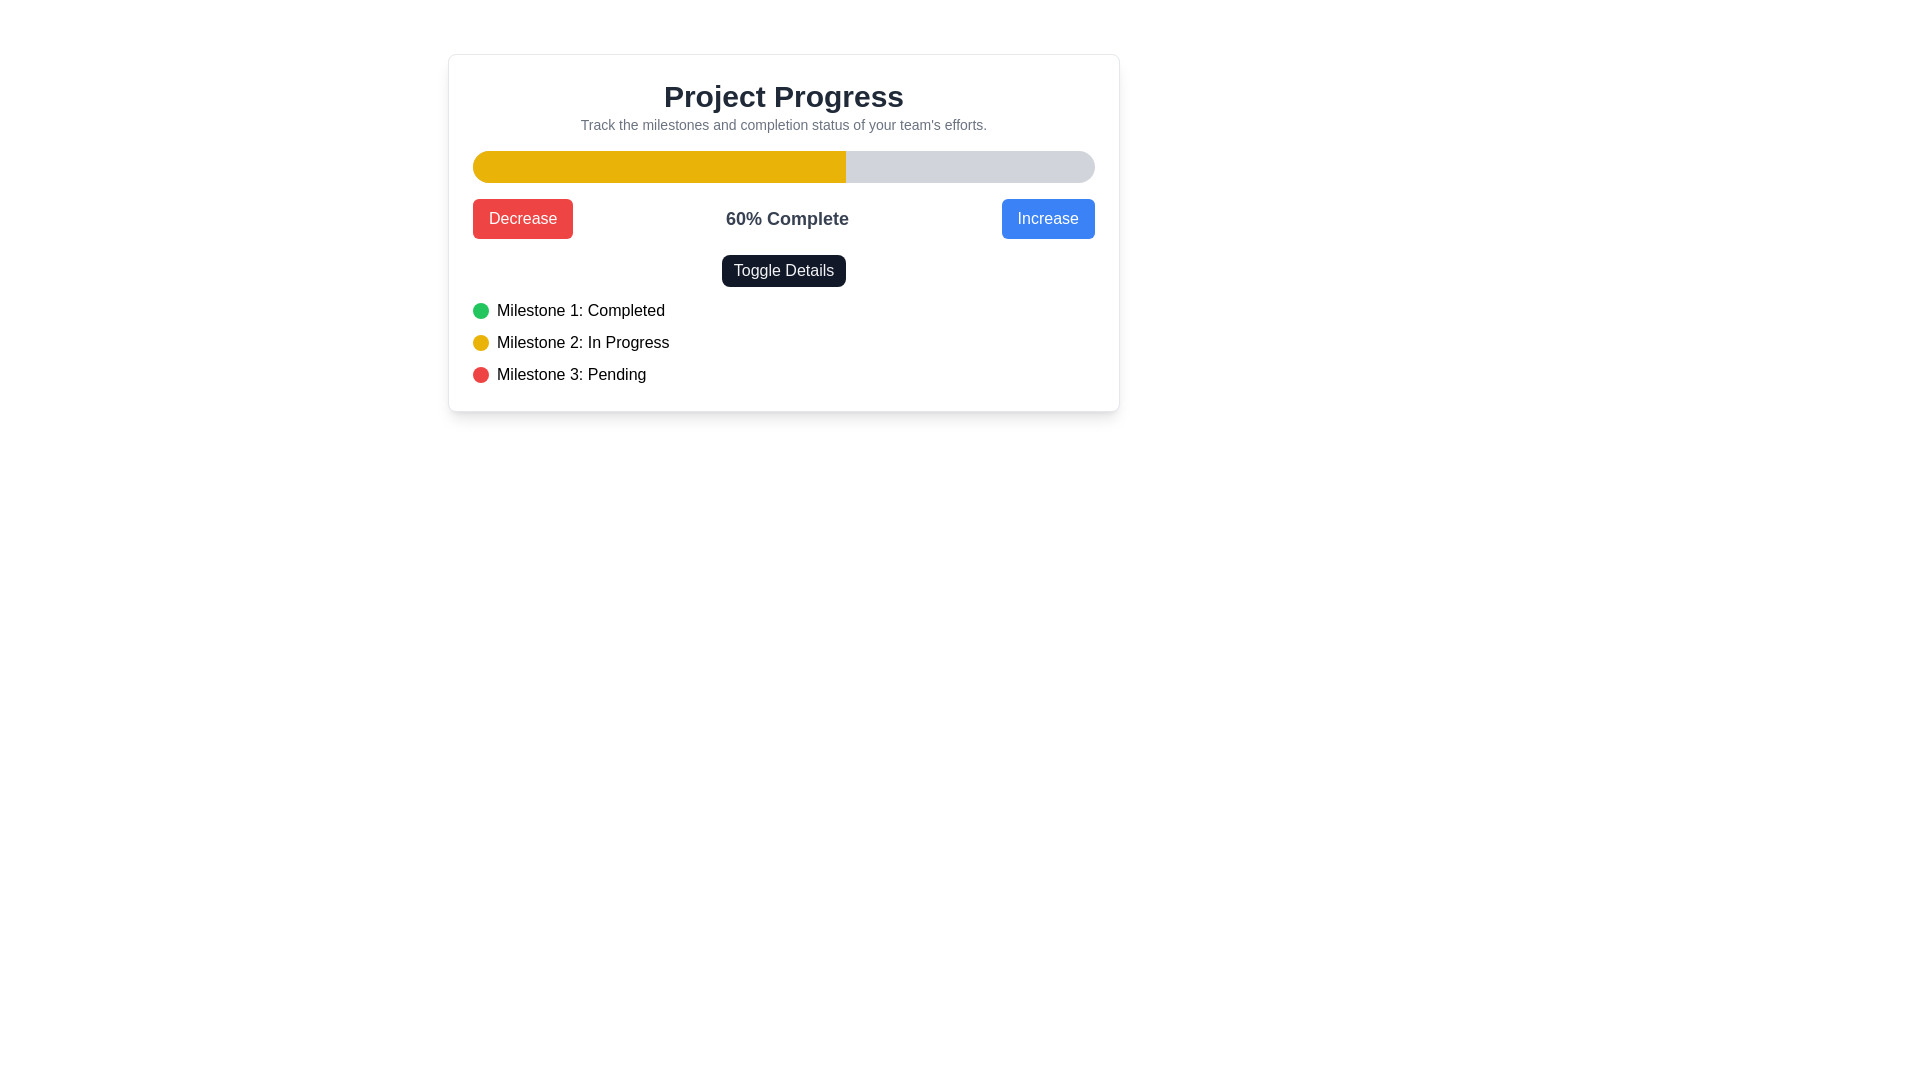 This screenshot has height=1080, width=1920. What do you see at coordinates (579, 311) in the screenshot?
I see `the text label displaying 'Milestone 1: Completed' which is positioned to the right of a green circular status indicator in the first position of the milestones list` at bounding box center [579, 311].